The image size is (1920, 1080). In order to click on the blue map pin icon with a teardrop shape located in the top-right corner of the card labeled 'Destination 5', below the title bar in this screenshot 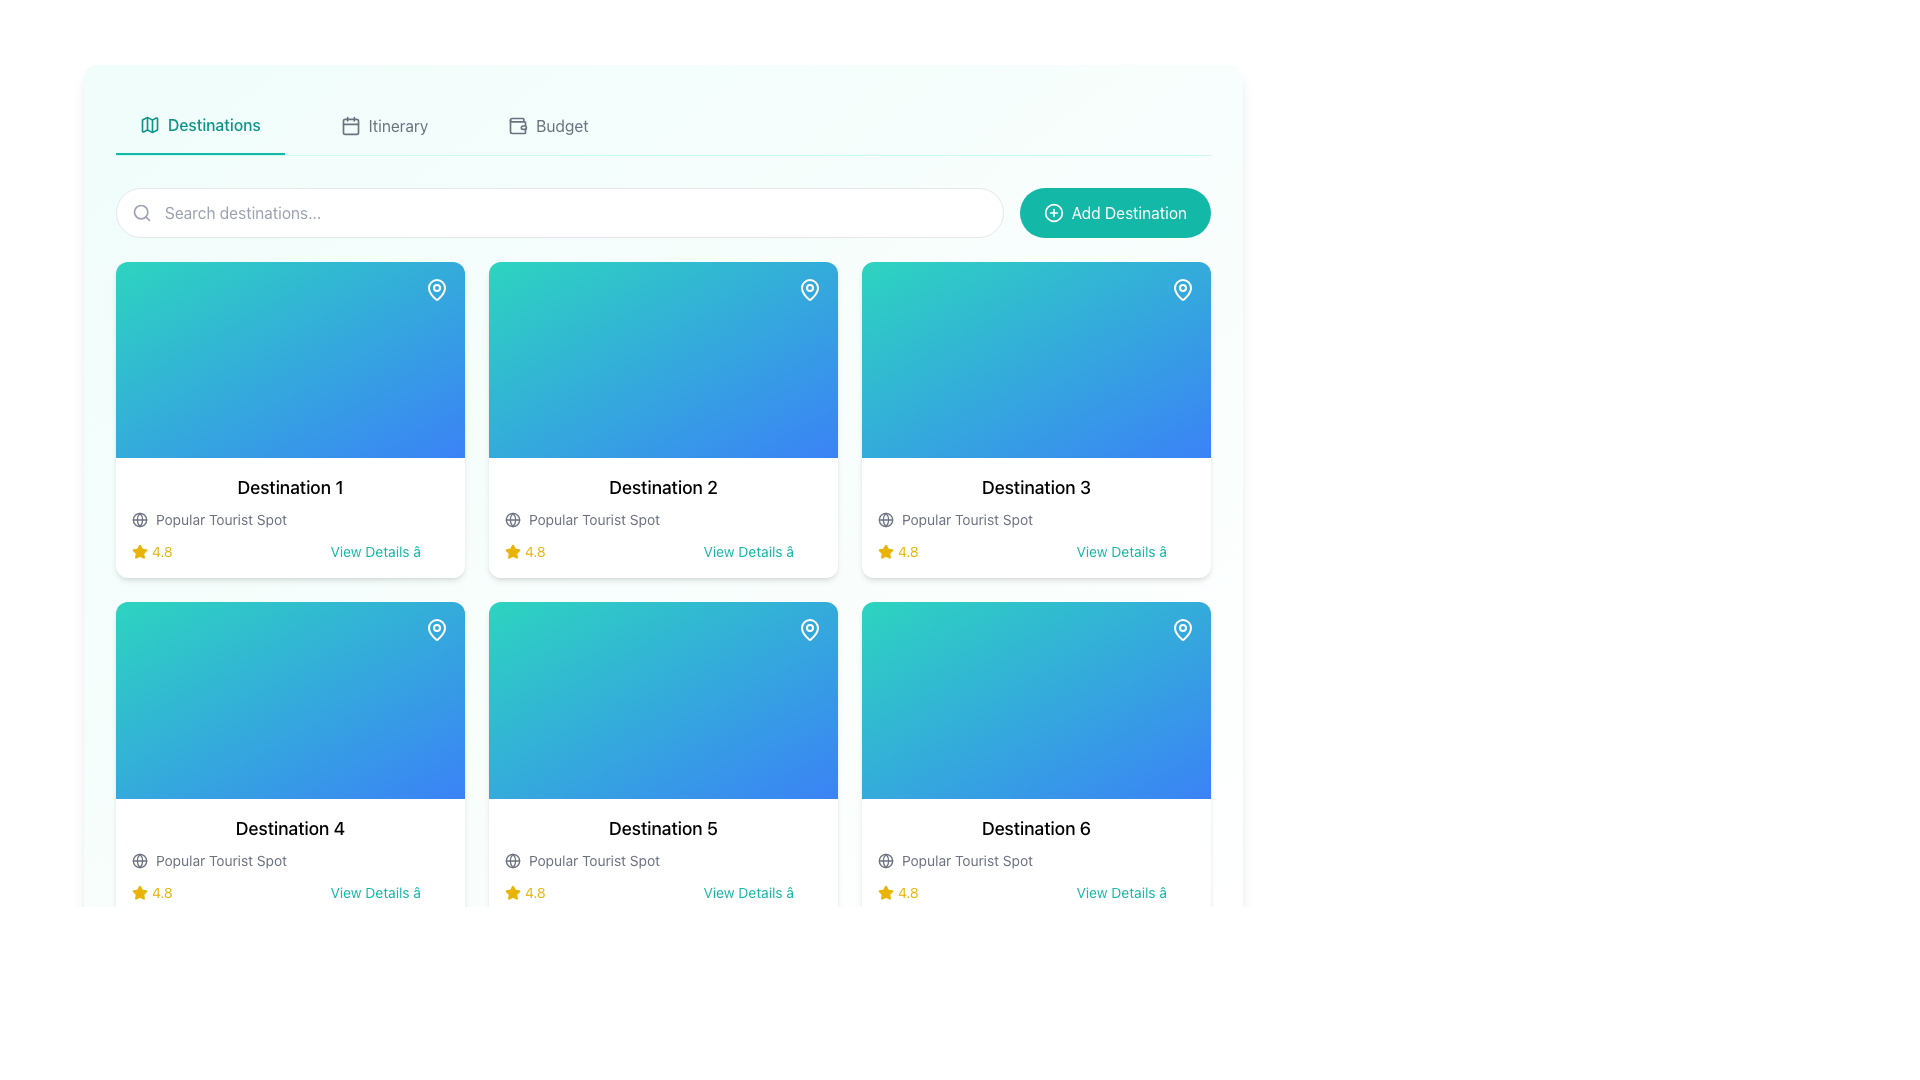, I will do `click(810, 628)`.